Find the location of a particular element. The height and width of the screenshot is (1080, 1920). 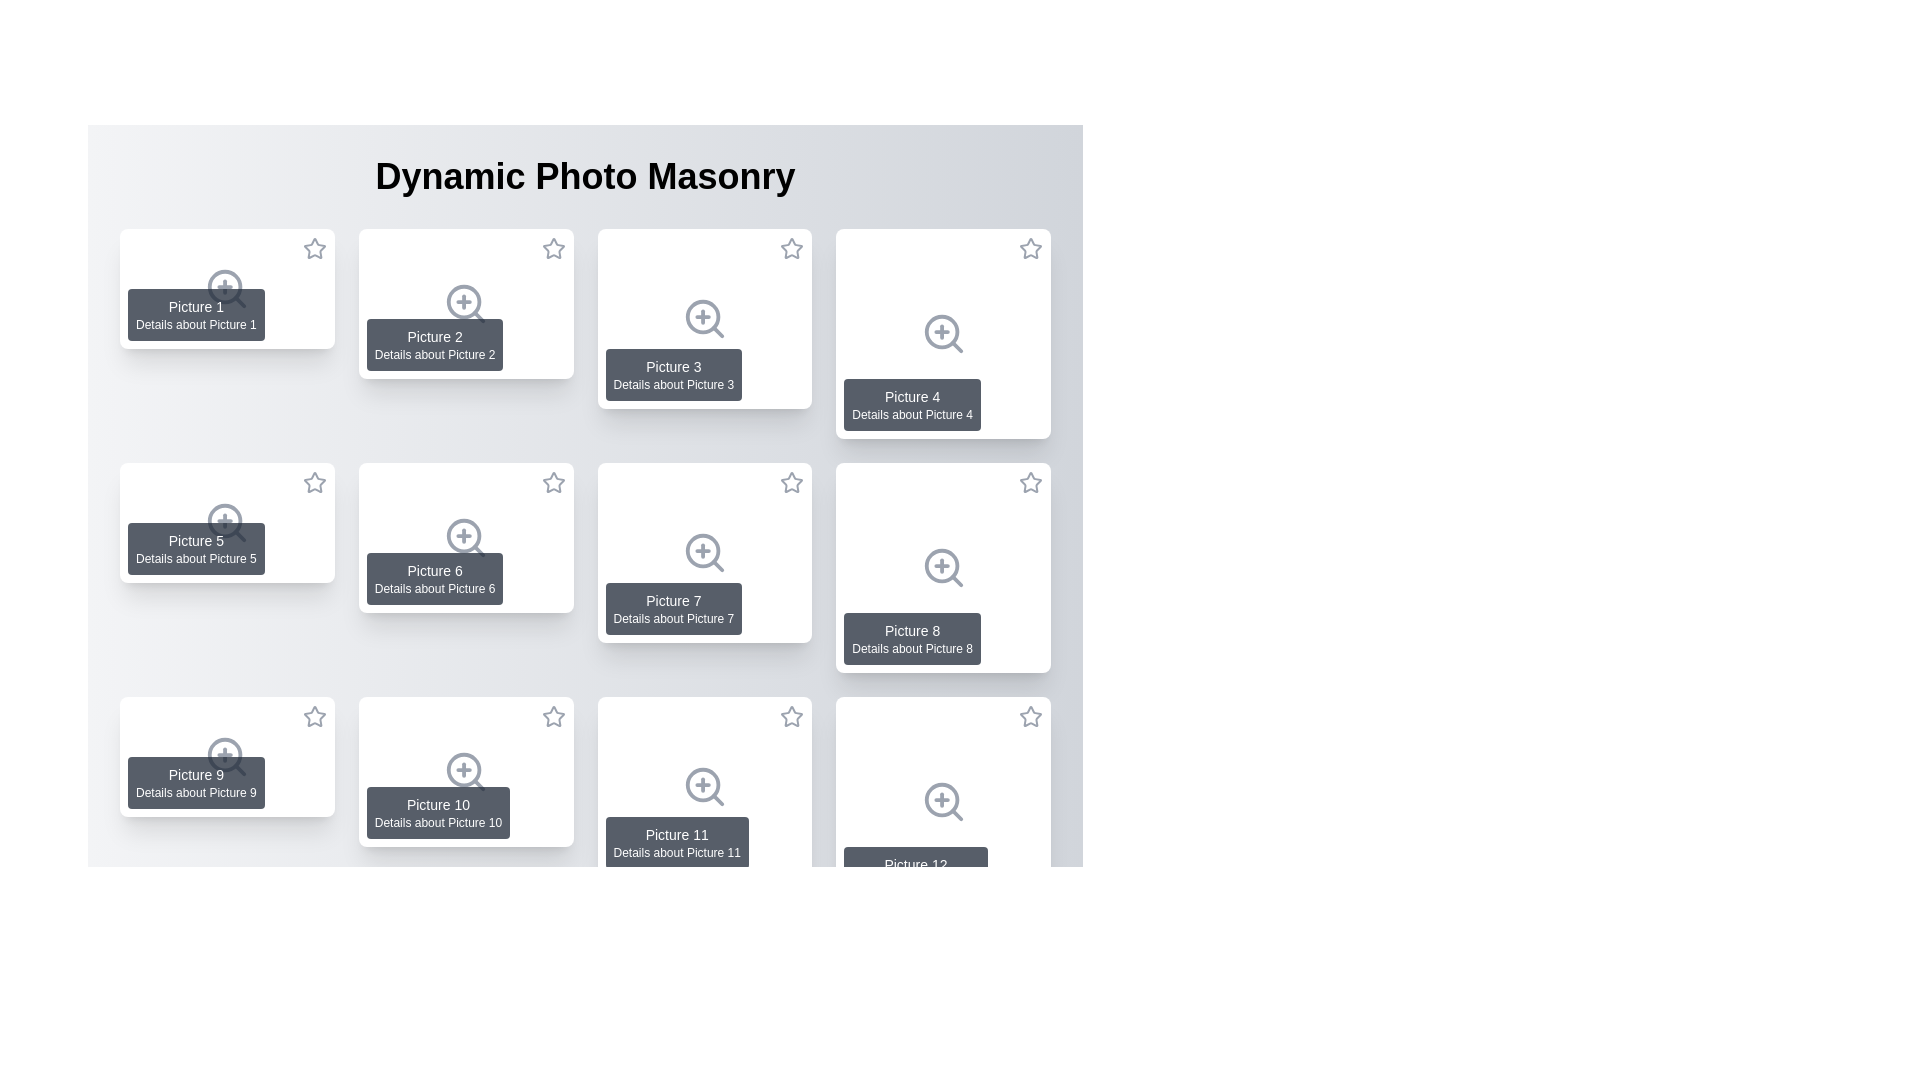

the star icon outlined in gray located at the top-right corner of the card displaying 'Picture 11' to favorite this card is located at coordinates (791, 720).